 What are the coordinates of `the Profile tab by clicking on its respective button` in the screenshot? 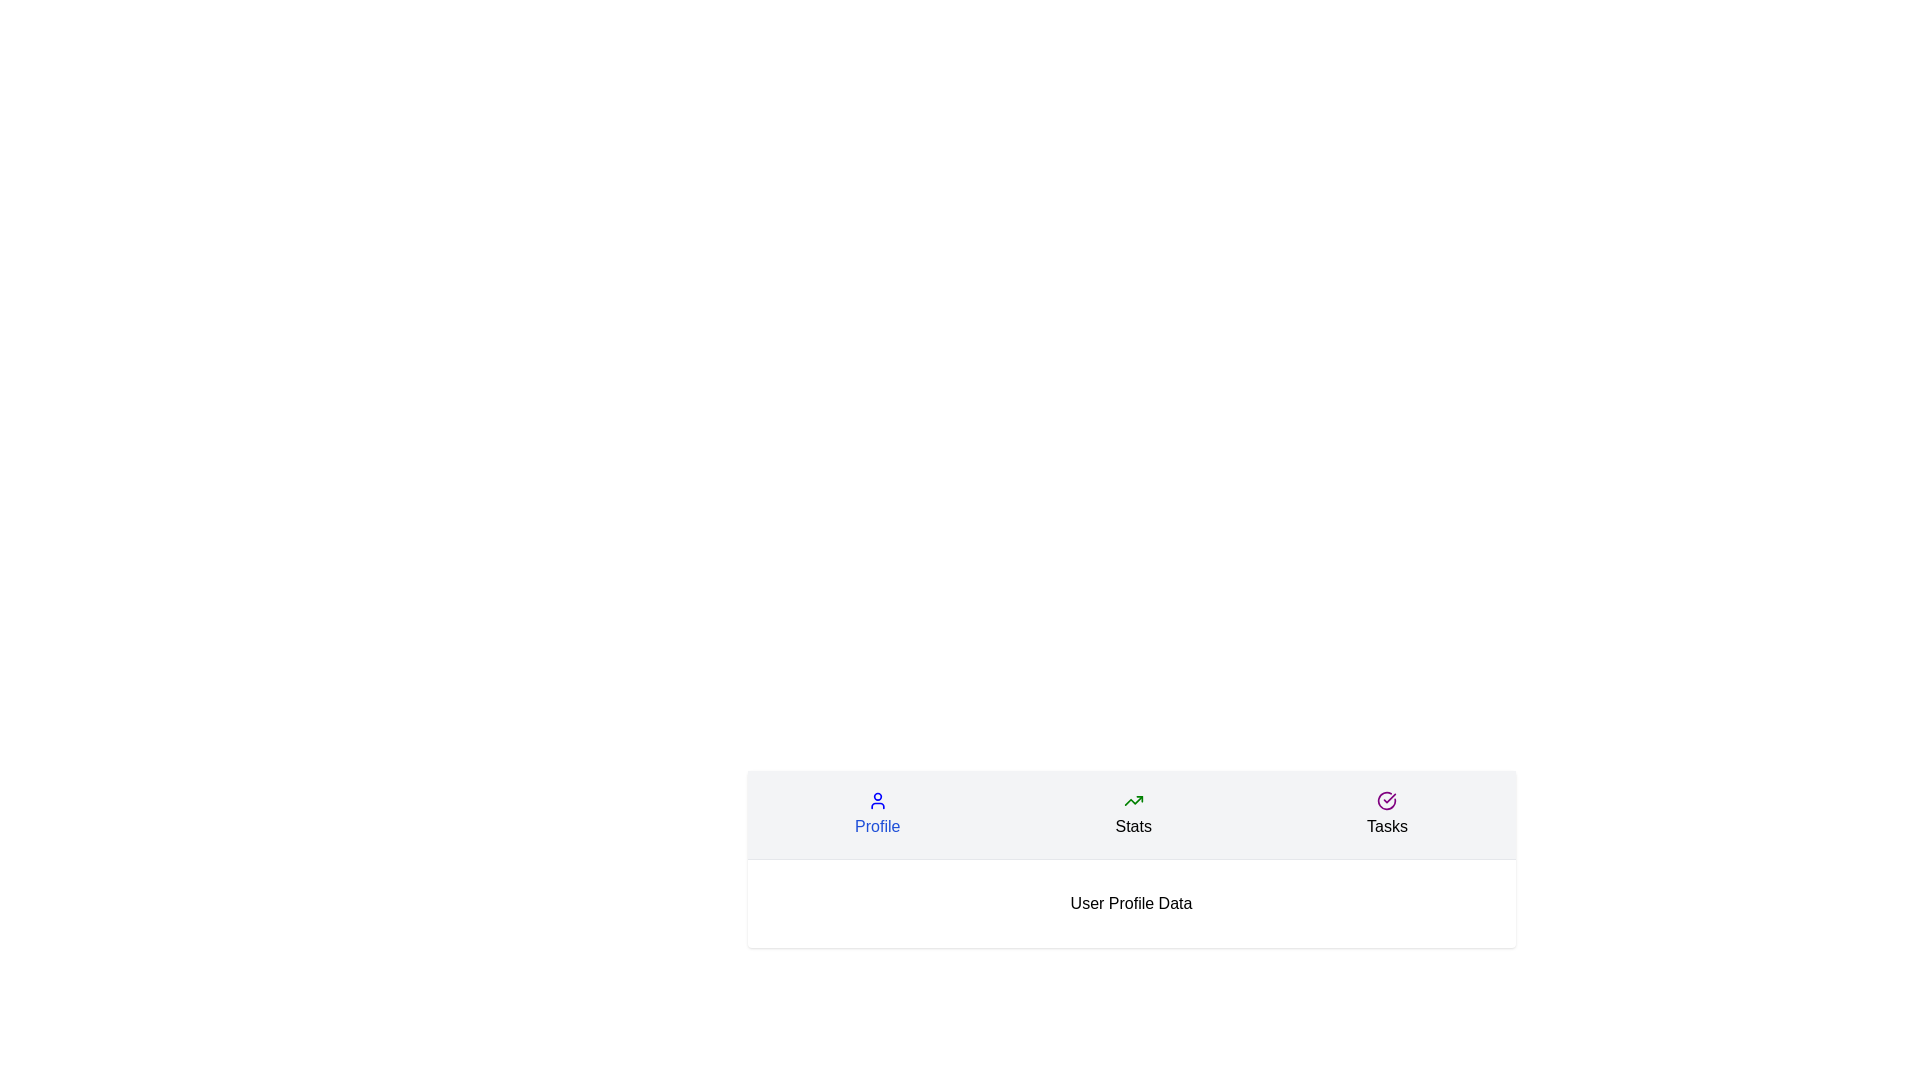 It's located at (877, 814).